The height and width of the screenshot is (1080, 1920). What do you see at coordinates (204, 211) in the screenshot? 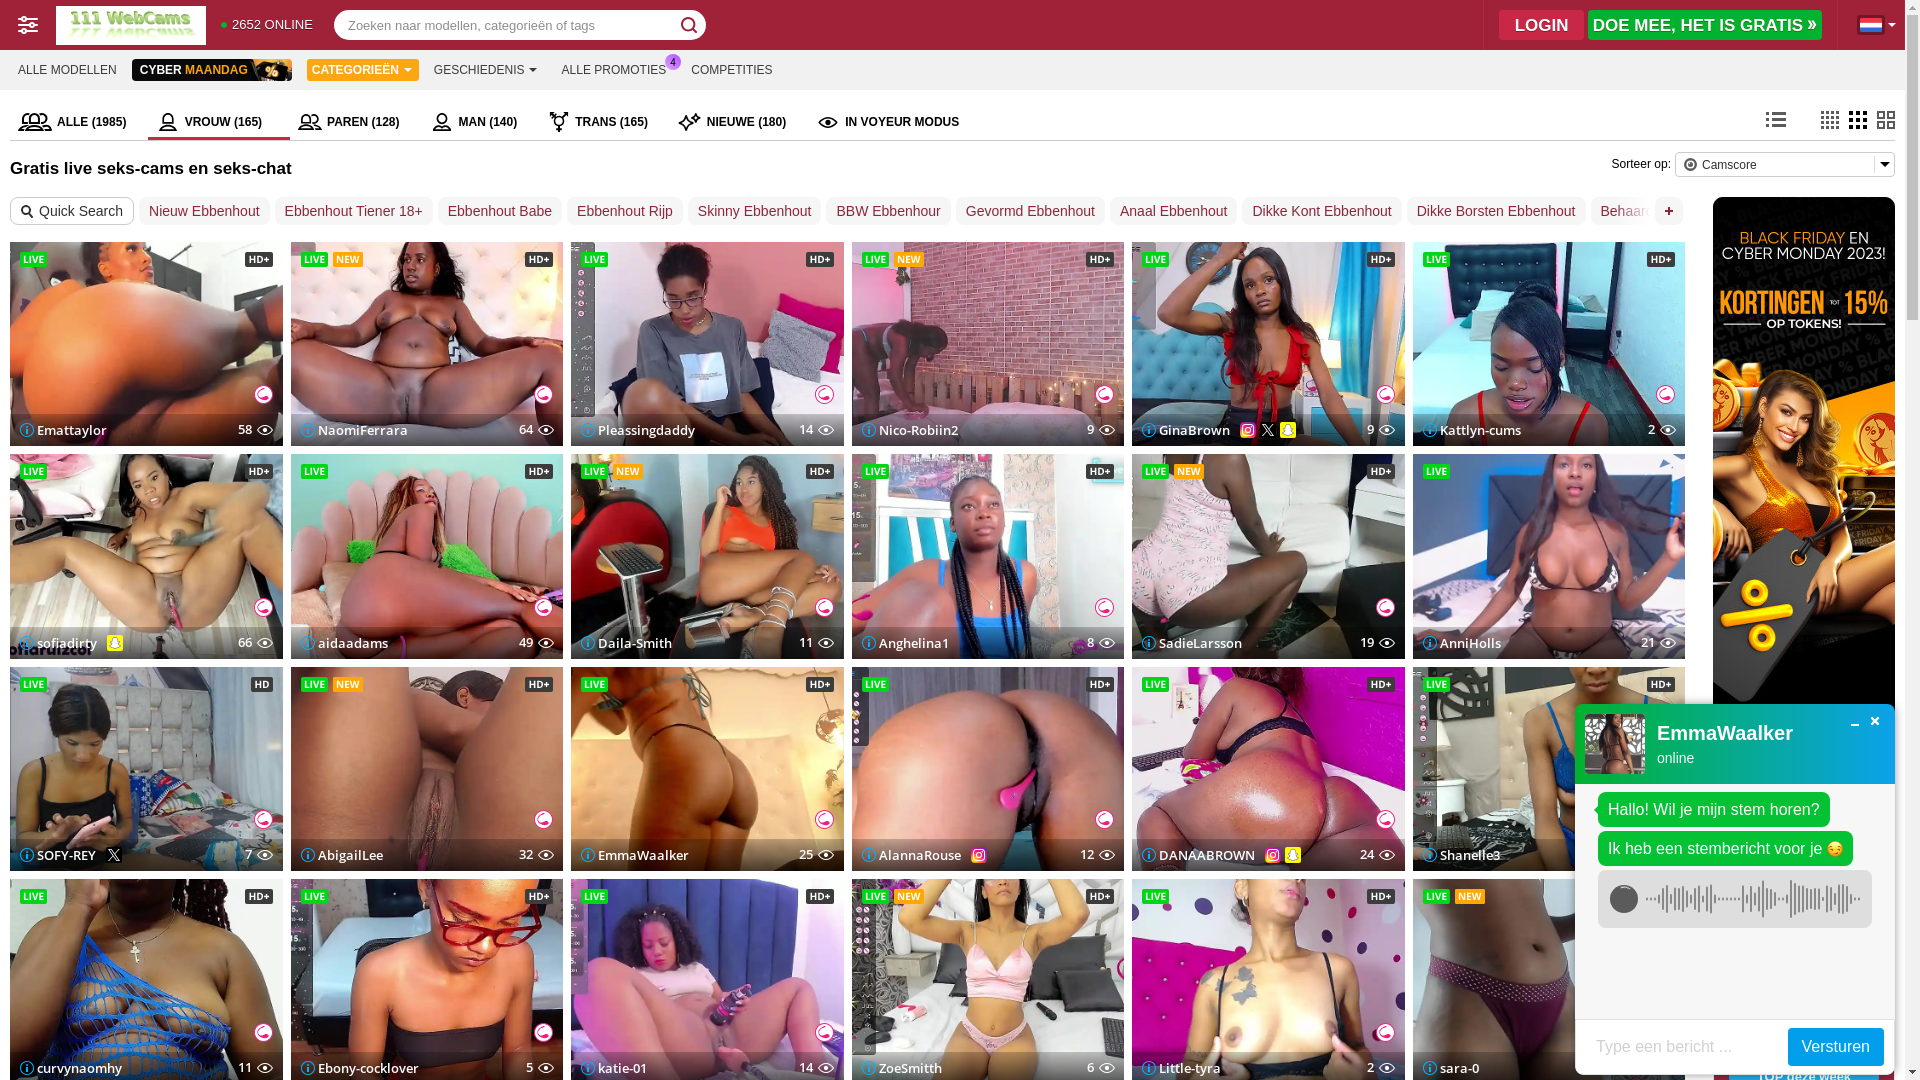
I see `'Nieuw Ebbenhout'` at bounding box center [204, 211].